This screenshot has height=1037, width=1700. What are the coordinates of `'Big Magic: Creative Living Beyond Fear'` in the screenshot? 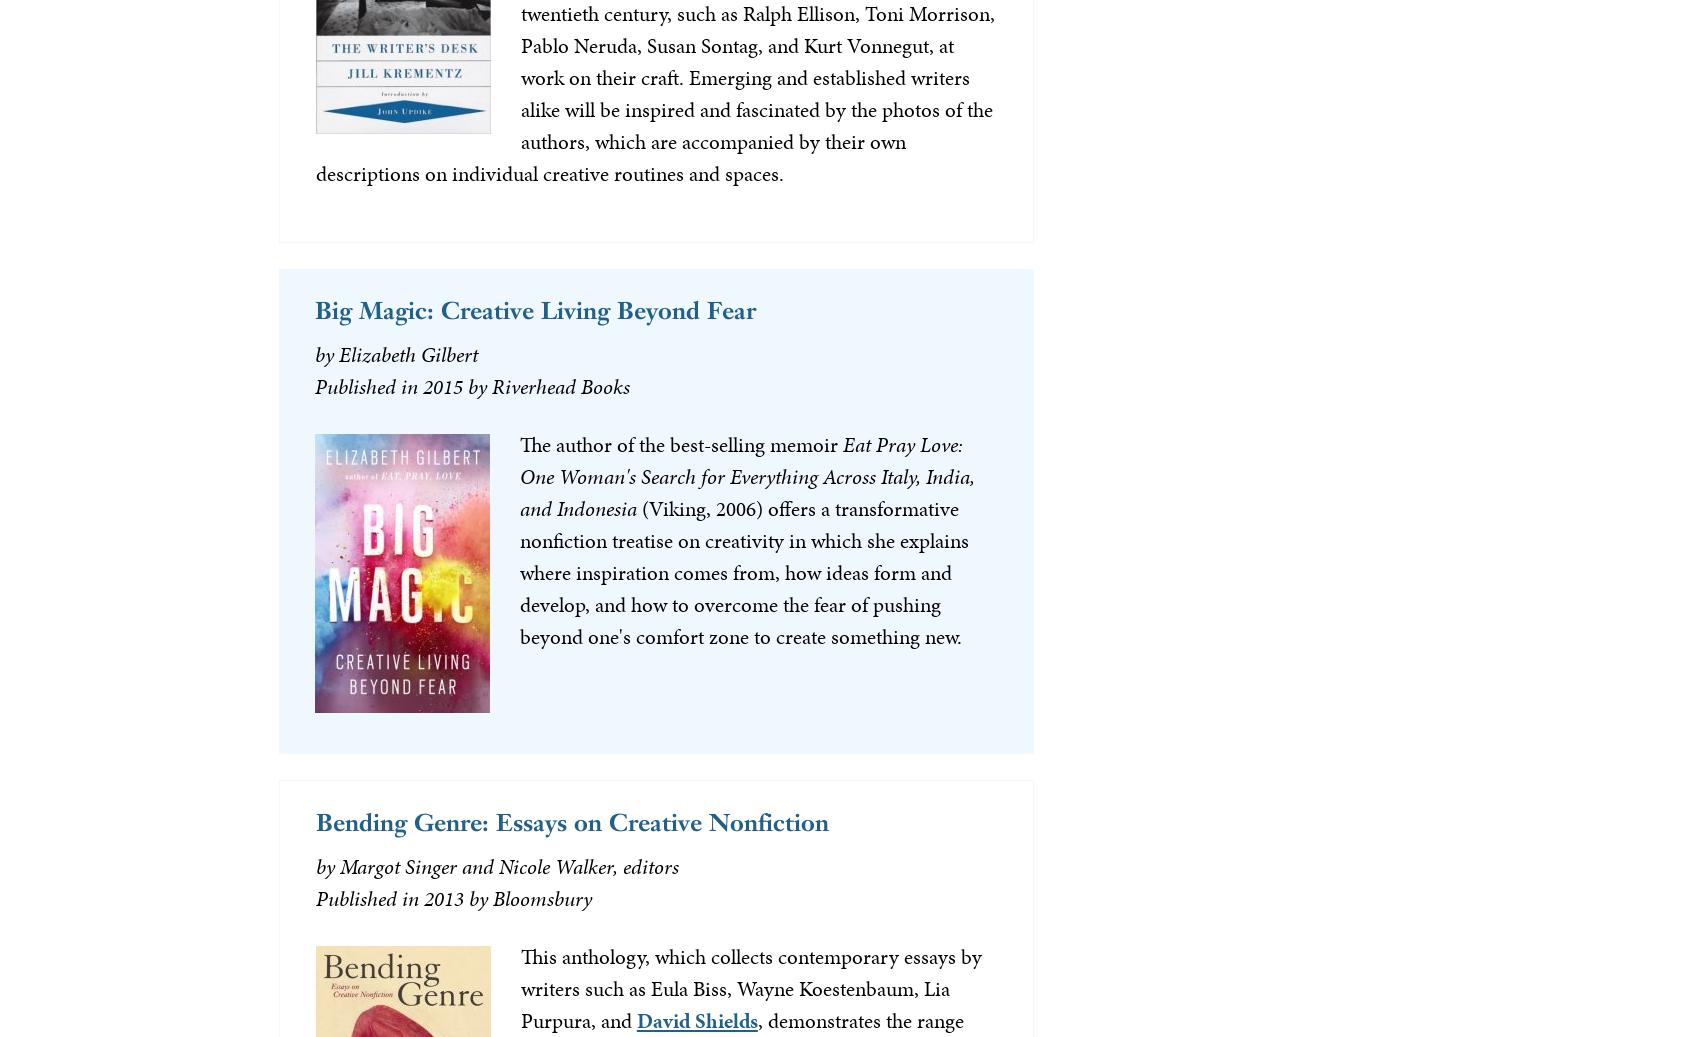 It's located at (533, 308).